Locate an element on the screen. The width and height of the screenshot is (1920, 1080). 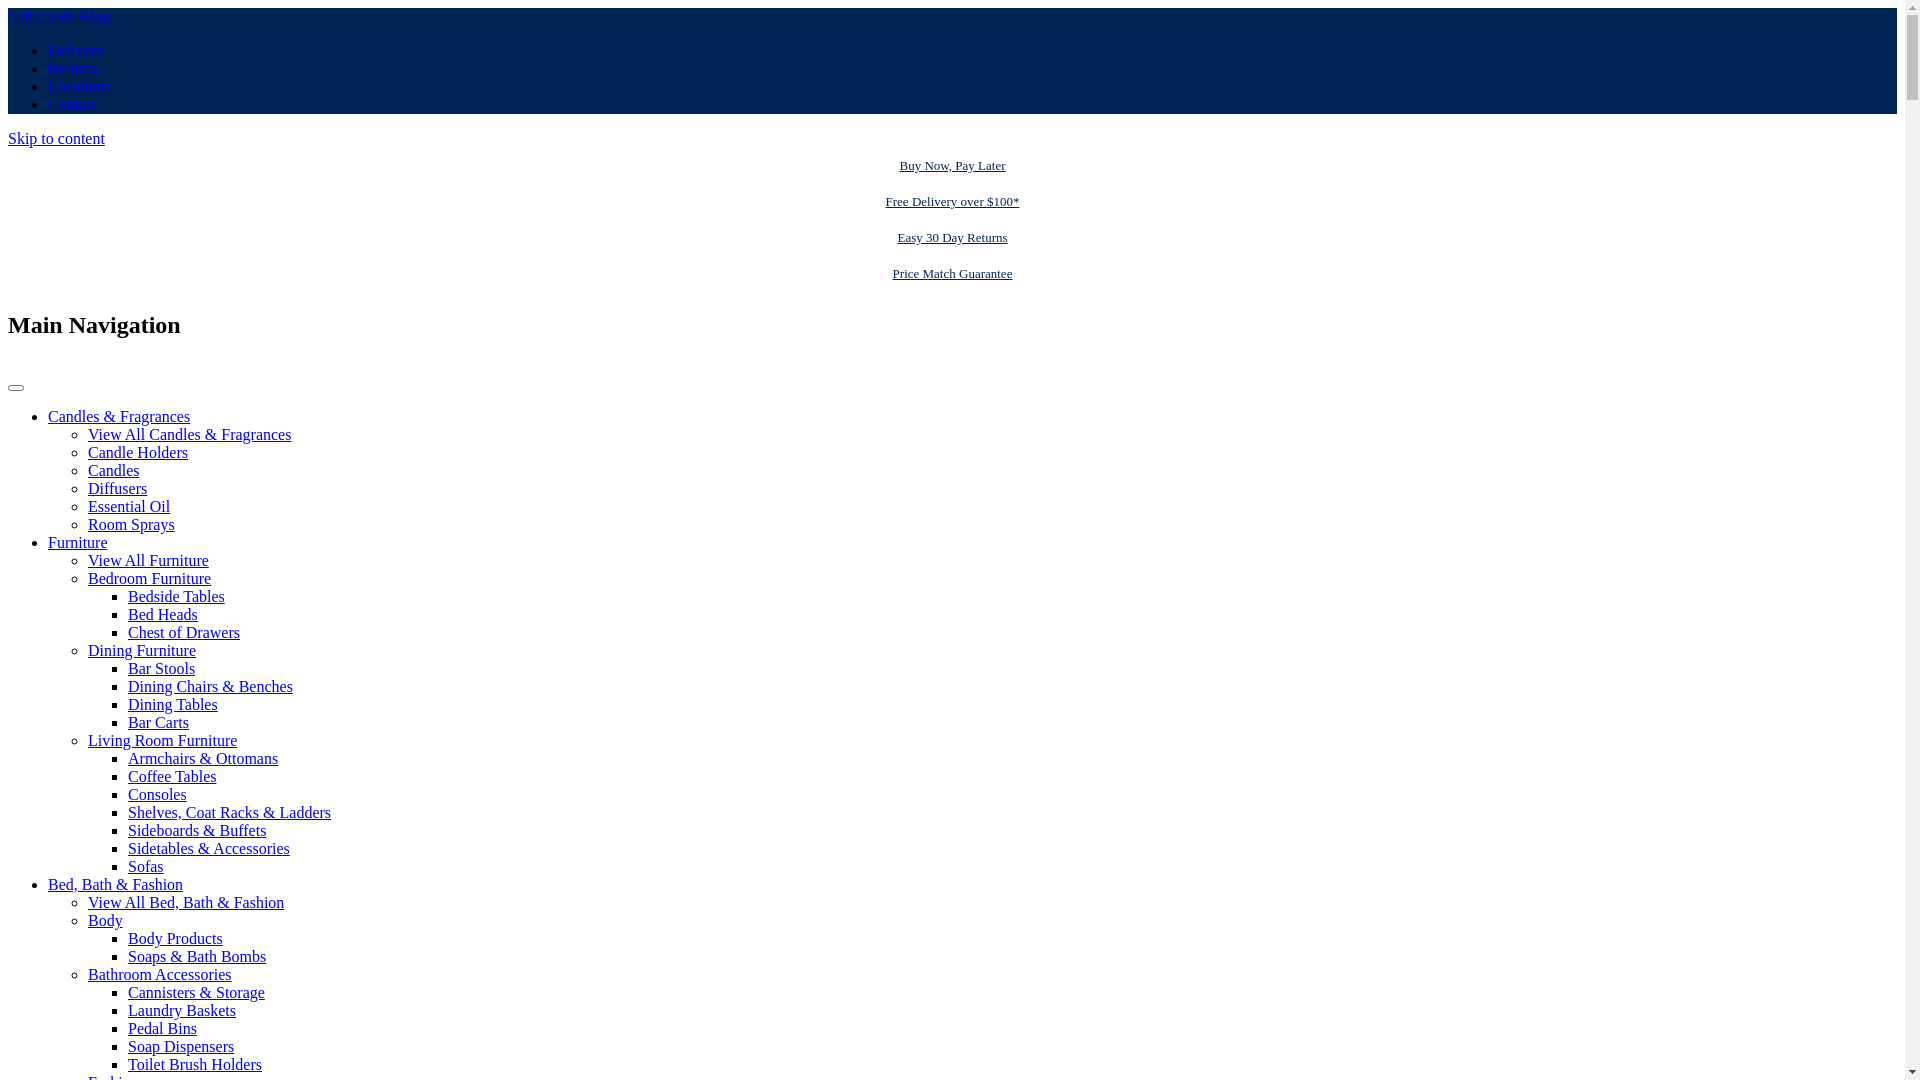
'Armchairs & Ottomans' is located at coordinates (202, 758).